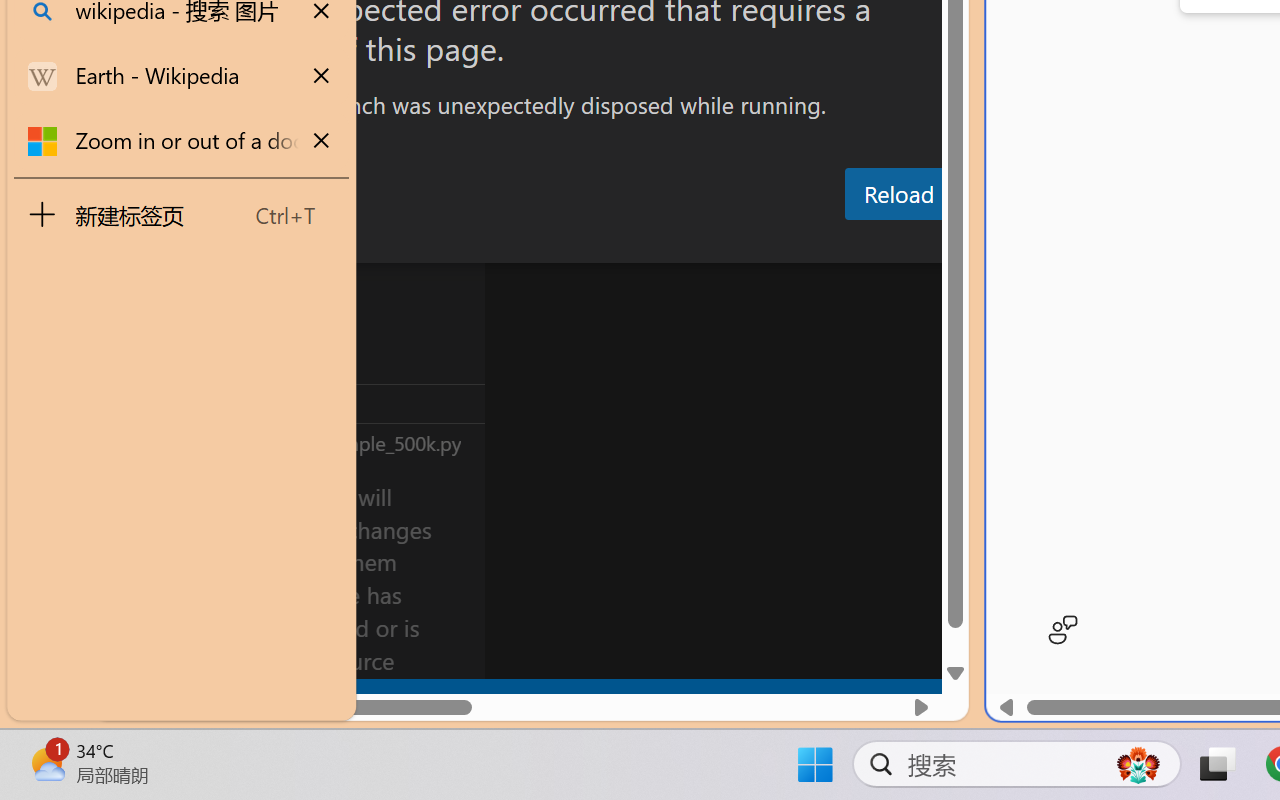 This screenshot has height=800, width=1280. I want to click on 'Reload', so click(897, 192).